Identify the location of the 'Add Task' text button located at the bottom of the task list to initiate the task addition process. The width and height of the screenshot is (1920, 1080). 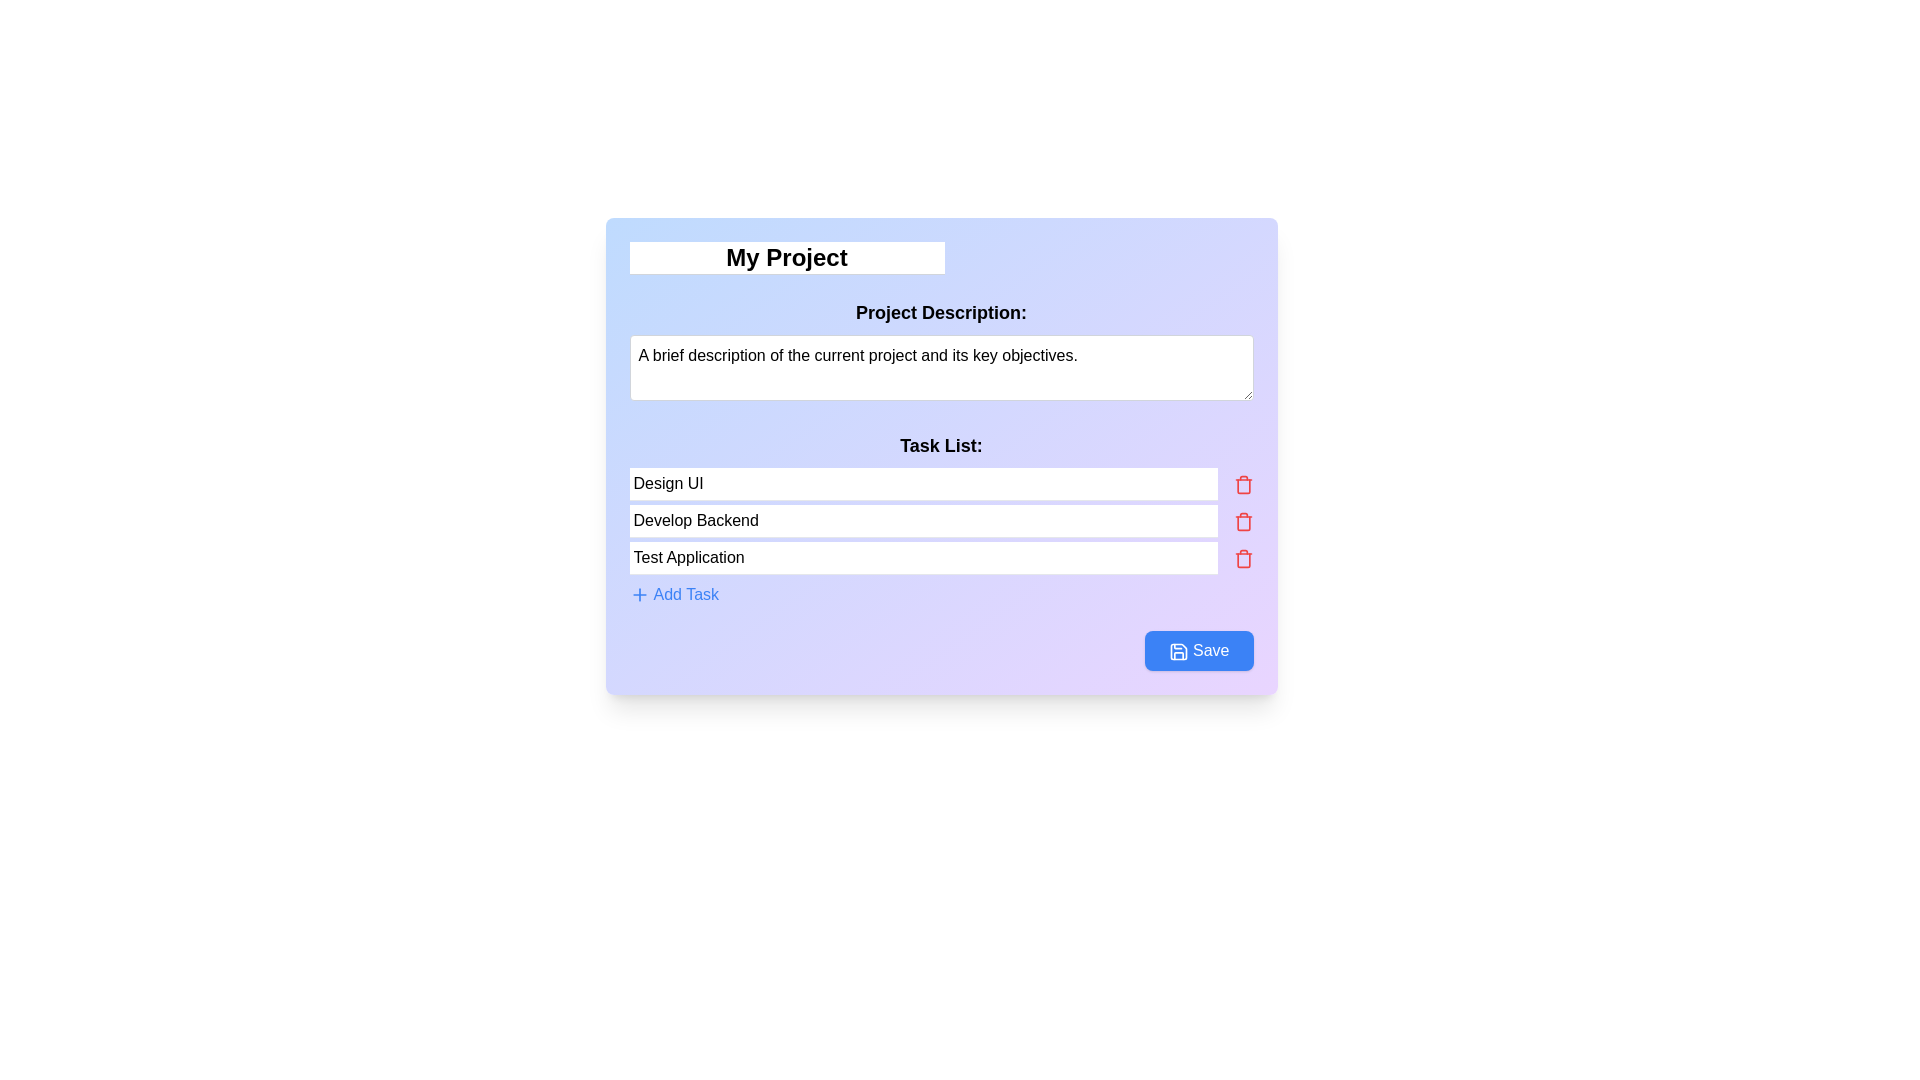
(686, 593).